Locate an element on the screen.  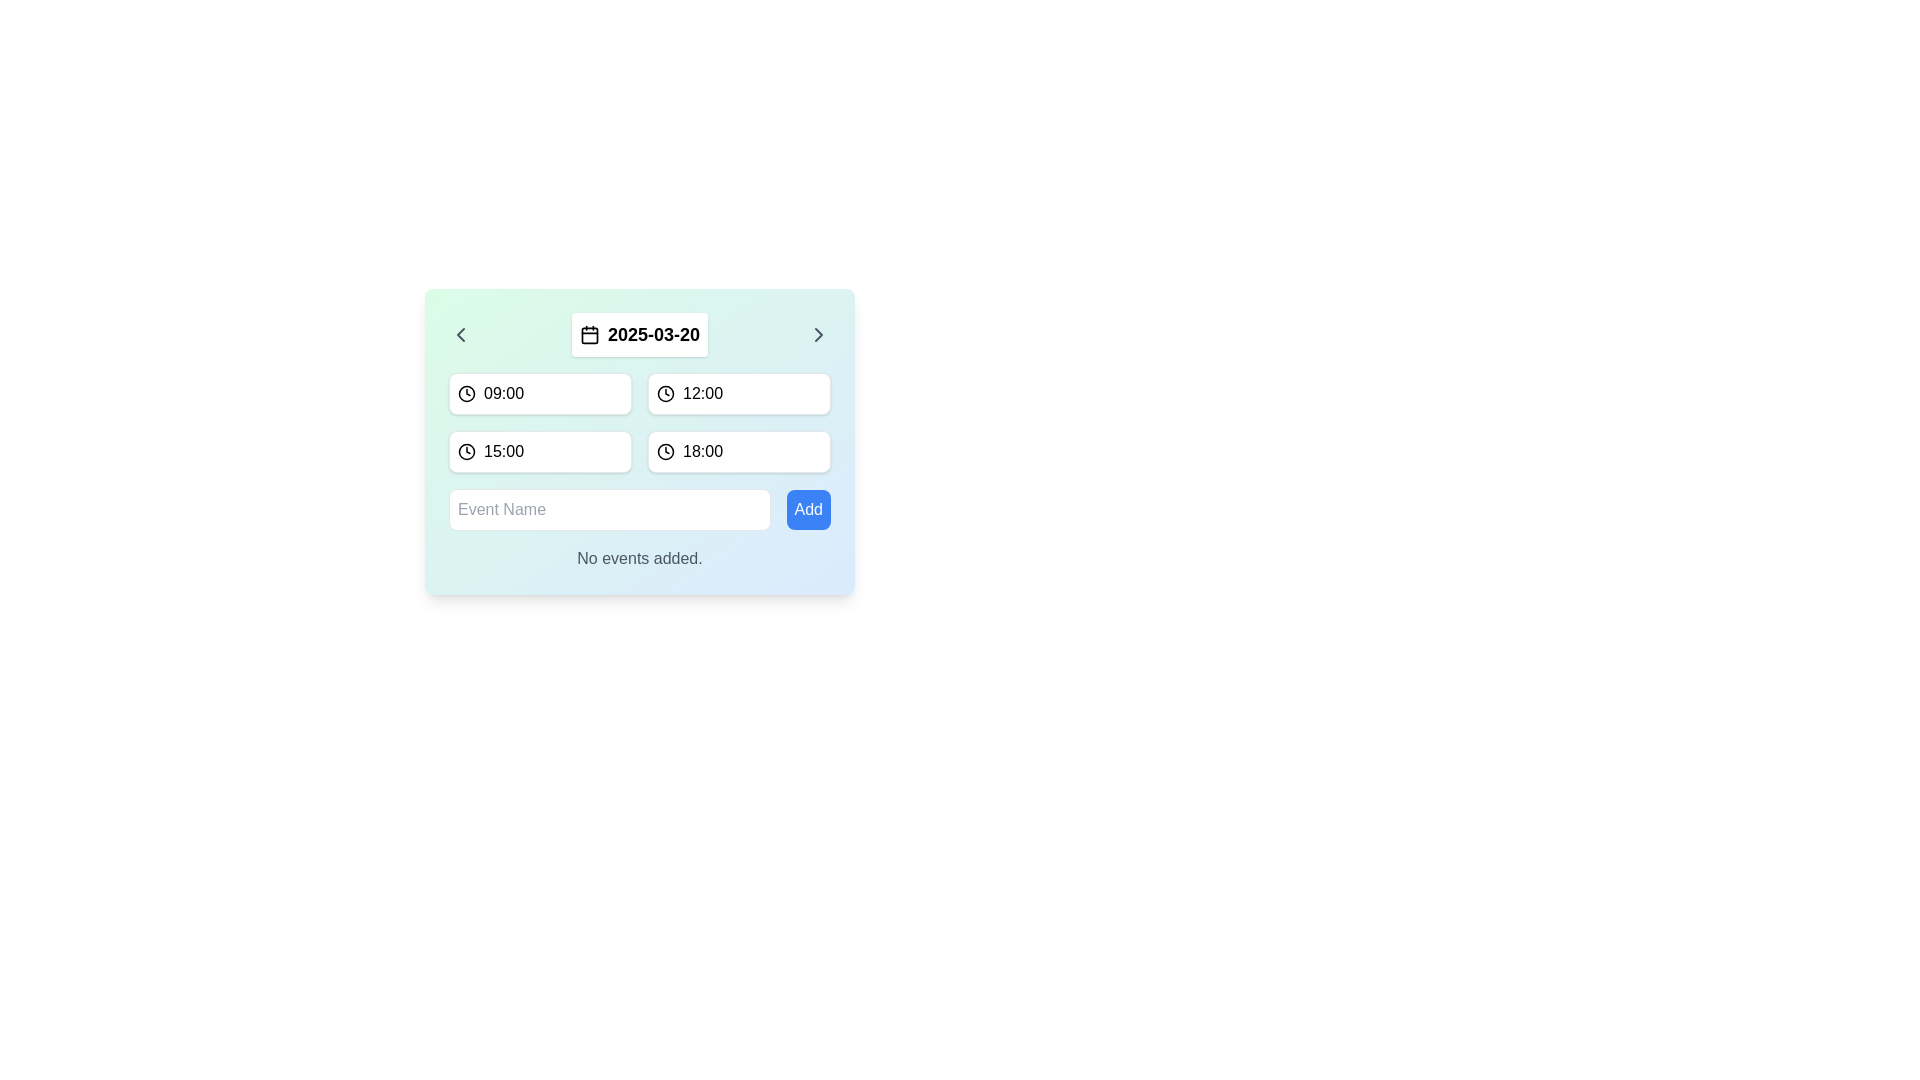
one of the time slots in the grid layout containing clock icons and time values is located at coordinates (638, 422).